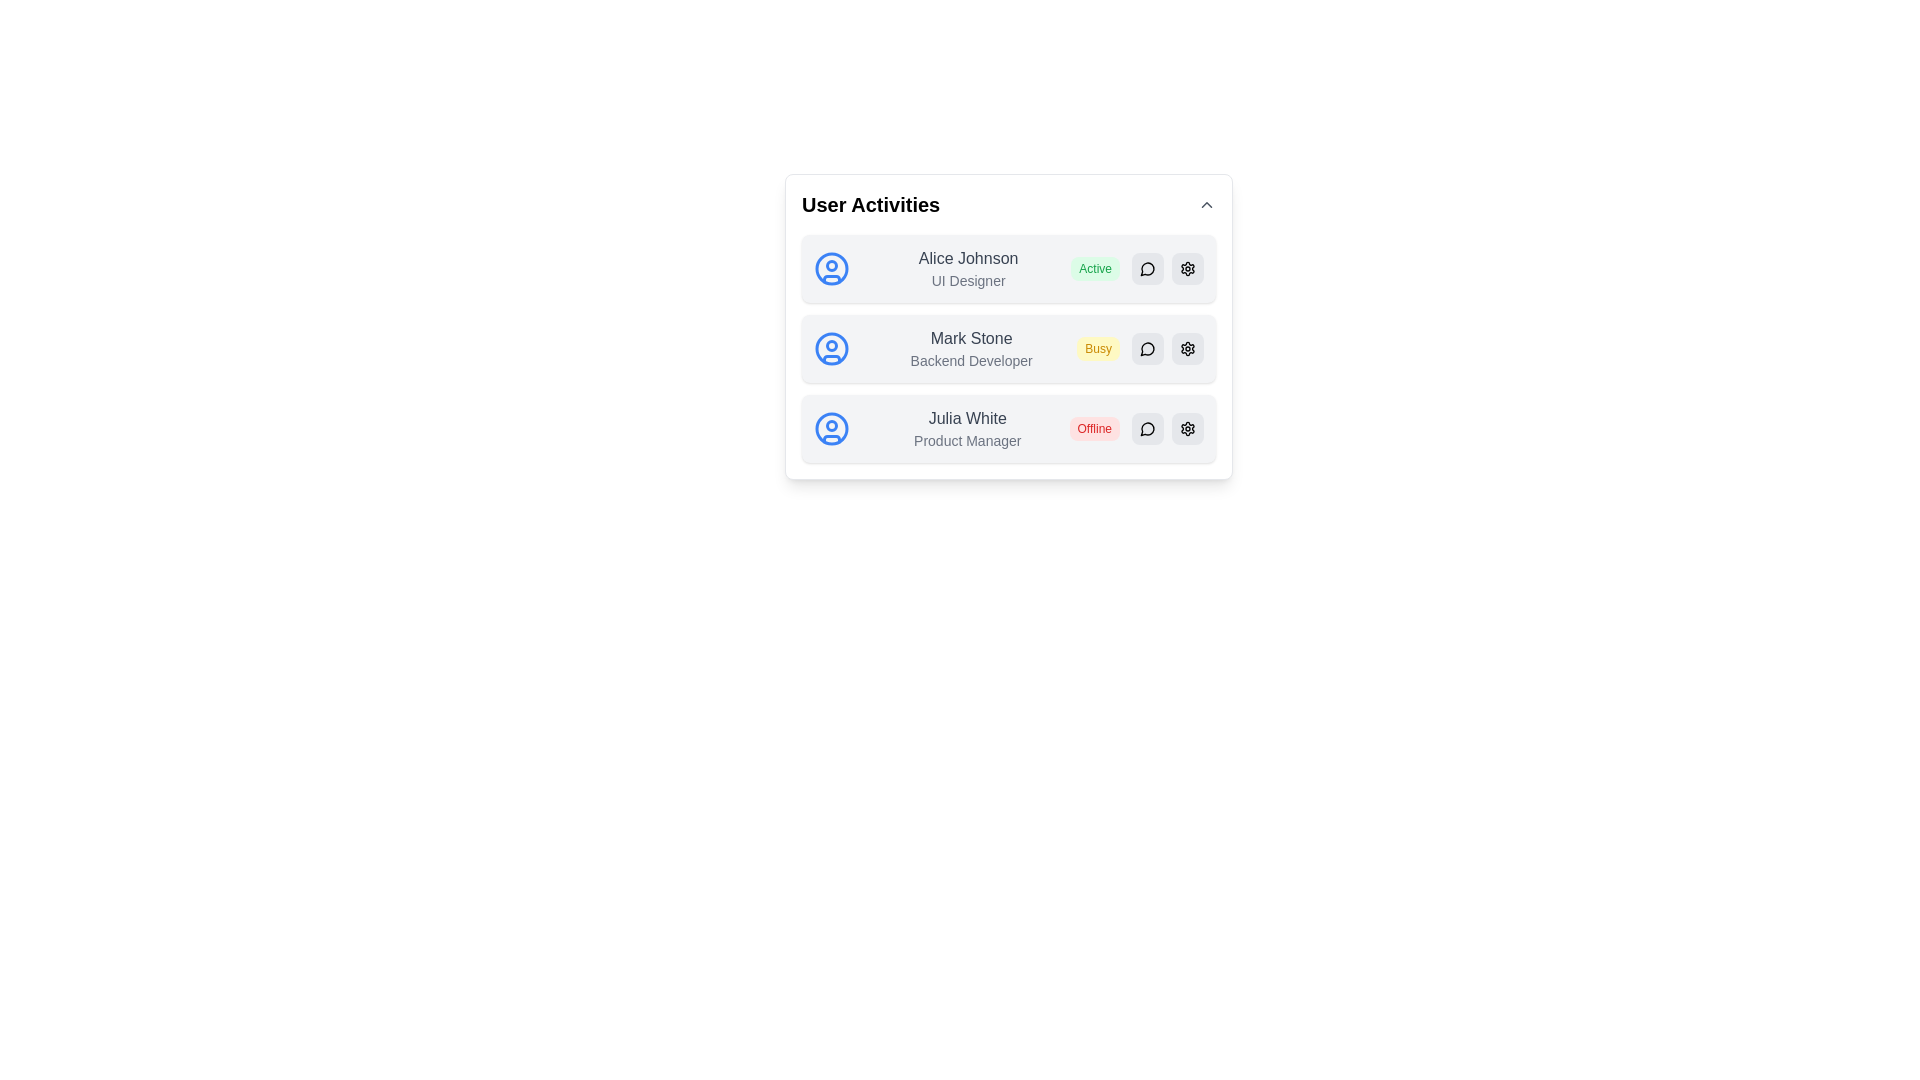  I want to click on the 'User Activities' text display, which is a bold and large font heading located at the top-left corner of a content card, above a list of user profiles, so click(871, 204).